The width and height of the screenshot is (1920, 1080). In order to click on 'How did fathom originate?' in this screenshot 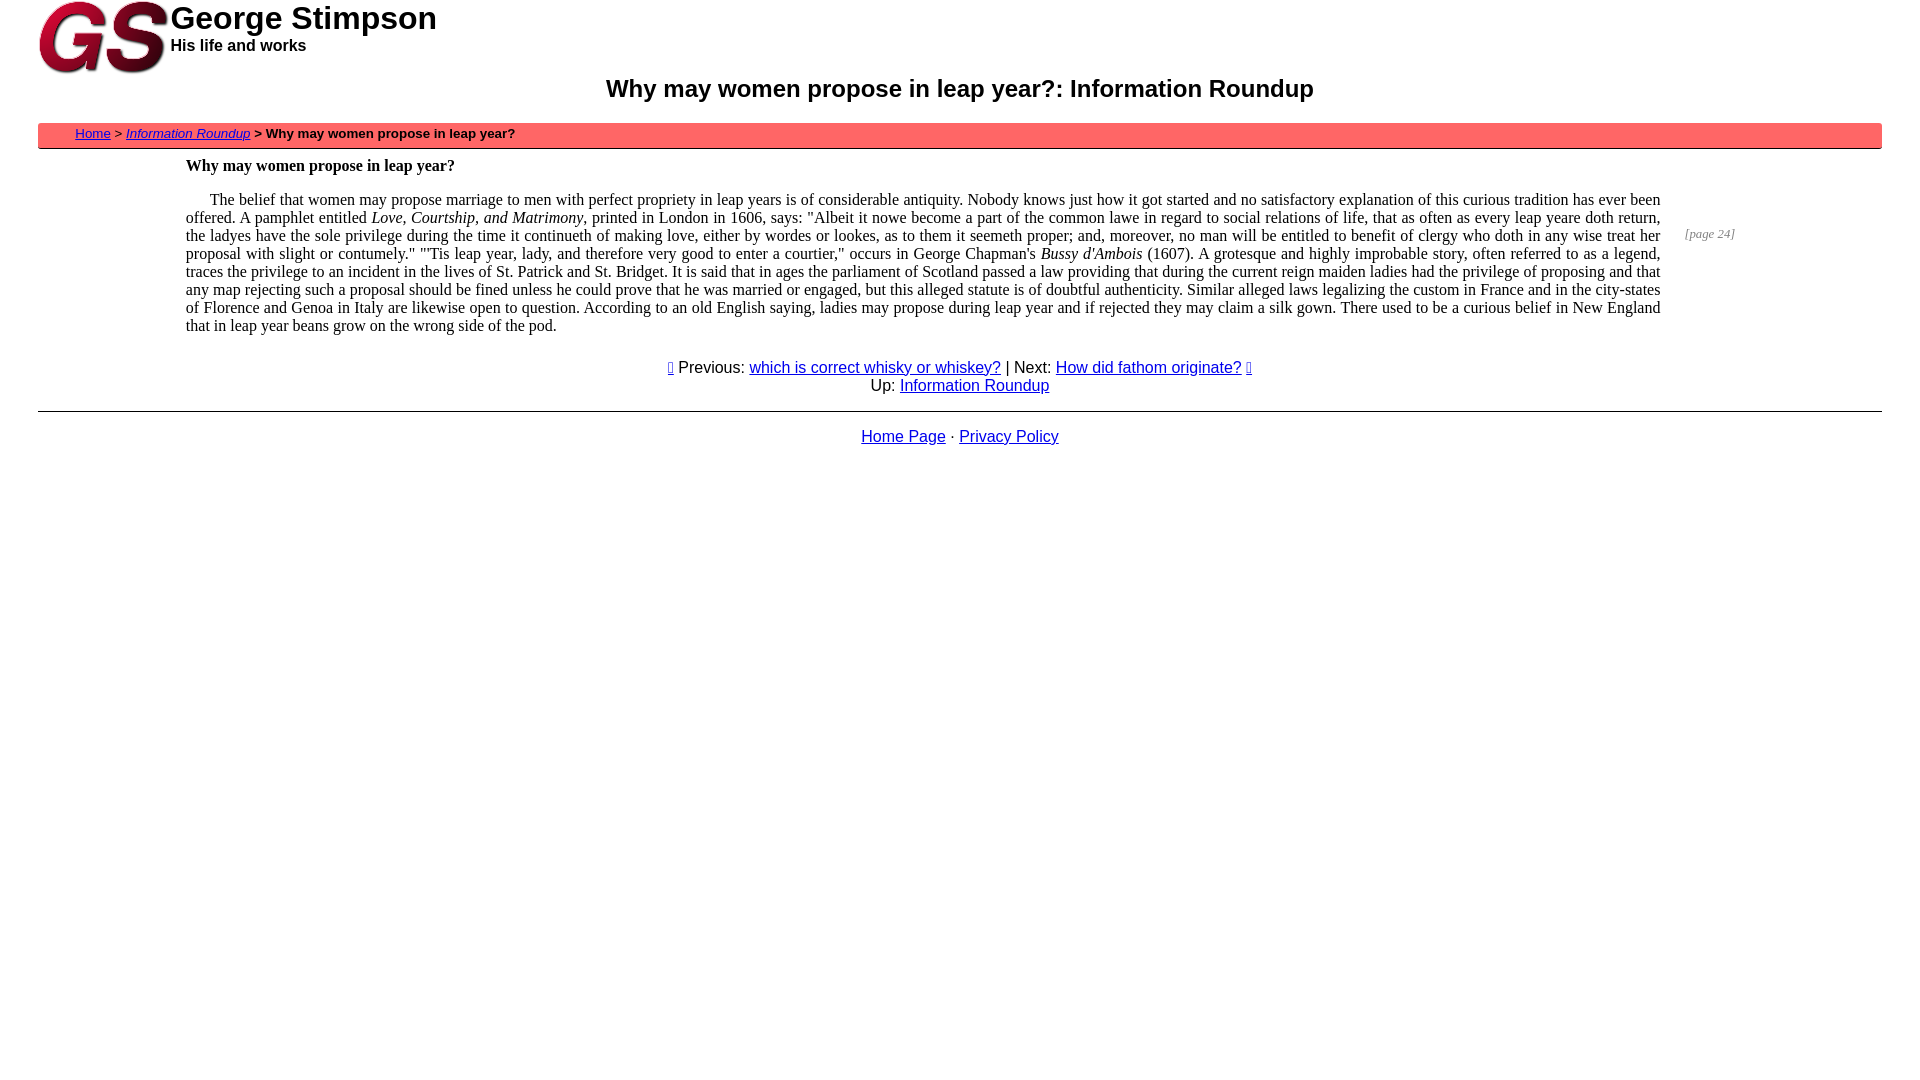, I will do `click(1148, 367)`.